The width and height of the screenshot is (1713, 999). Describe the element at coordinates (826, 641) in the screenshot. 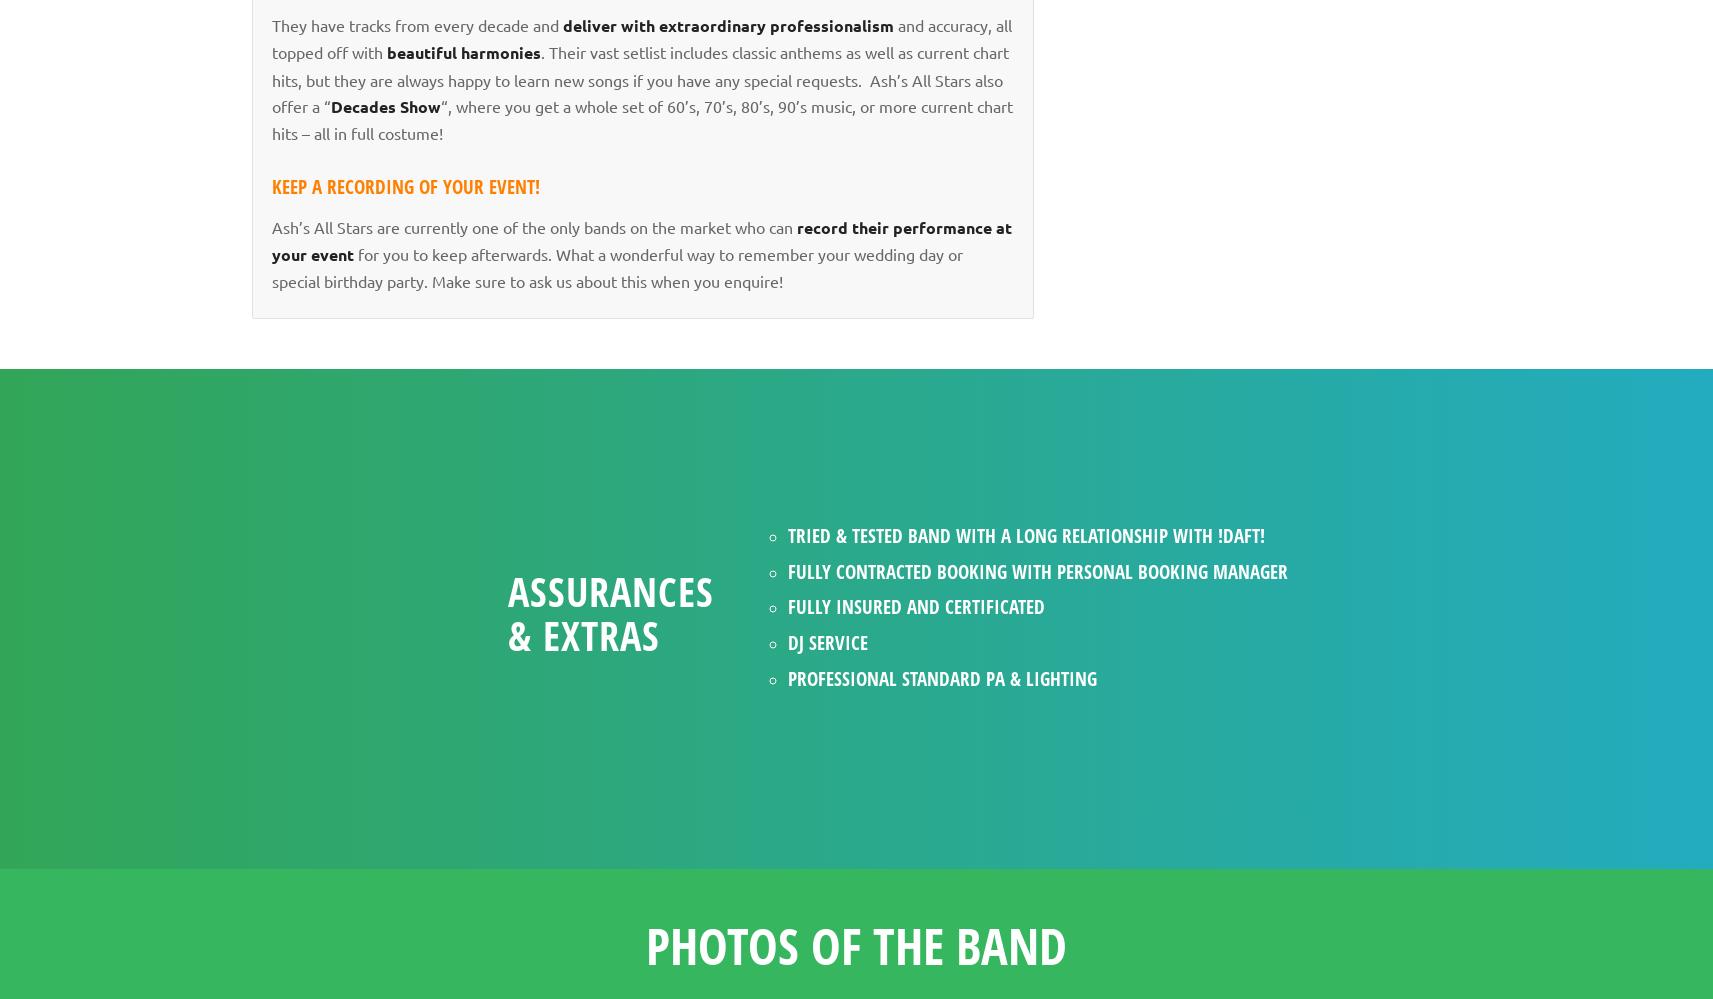

I see `'DJ service'` at that location.